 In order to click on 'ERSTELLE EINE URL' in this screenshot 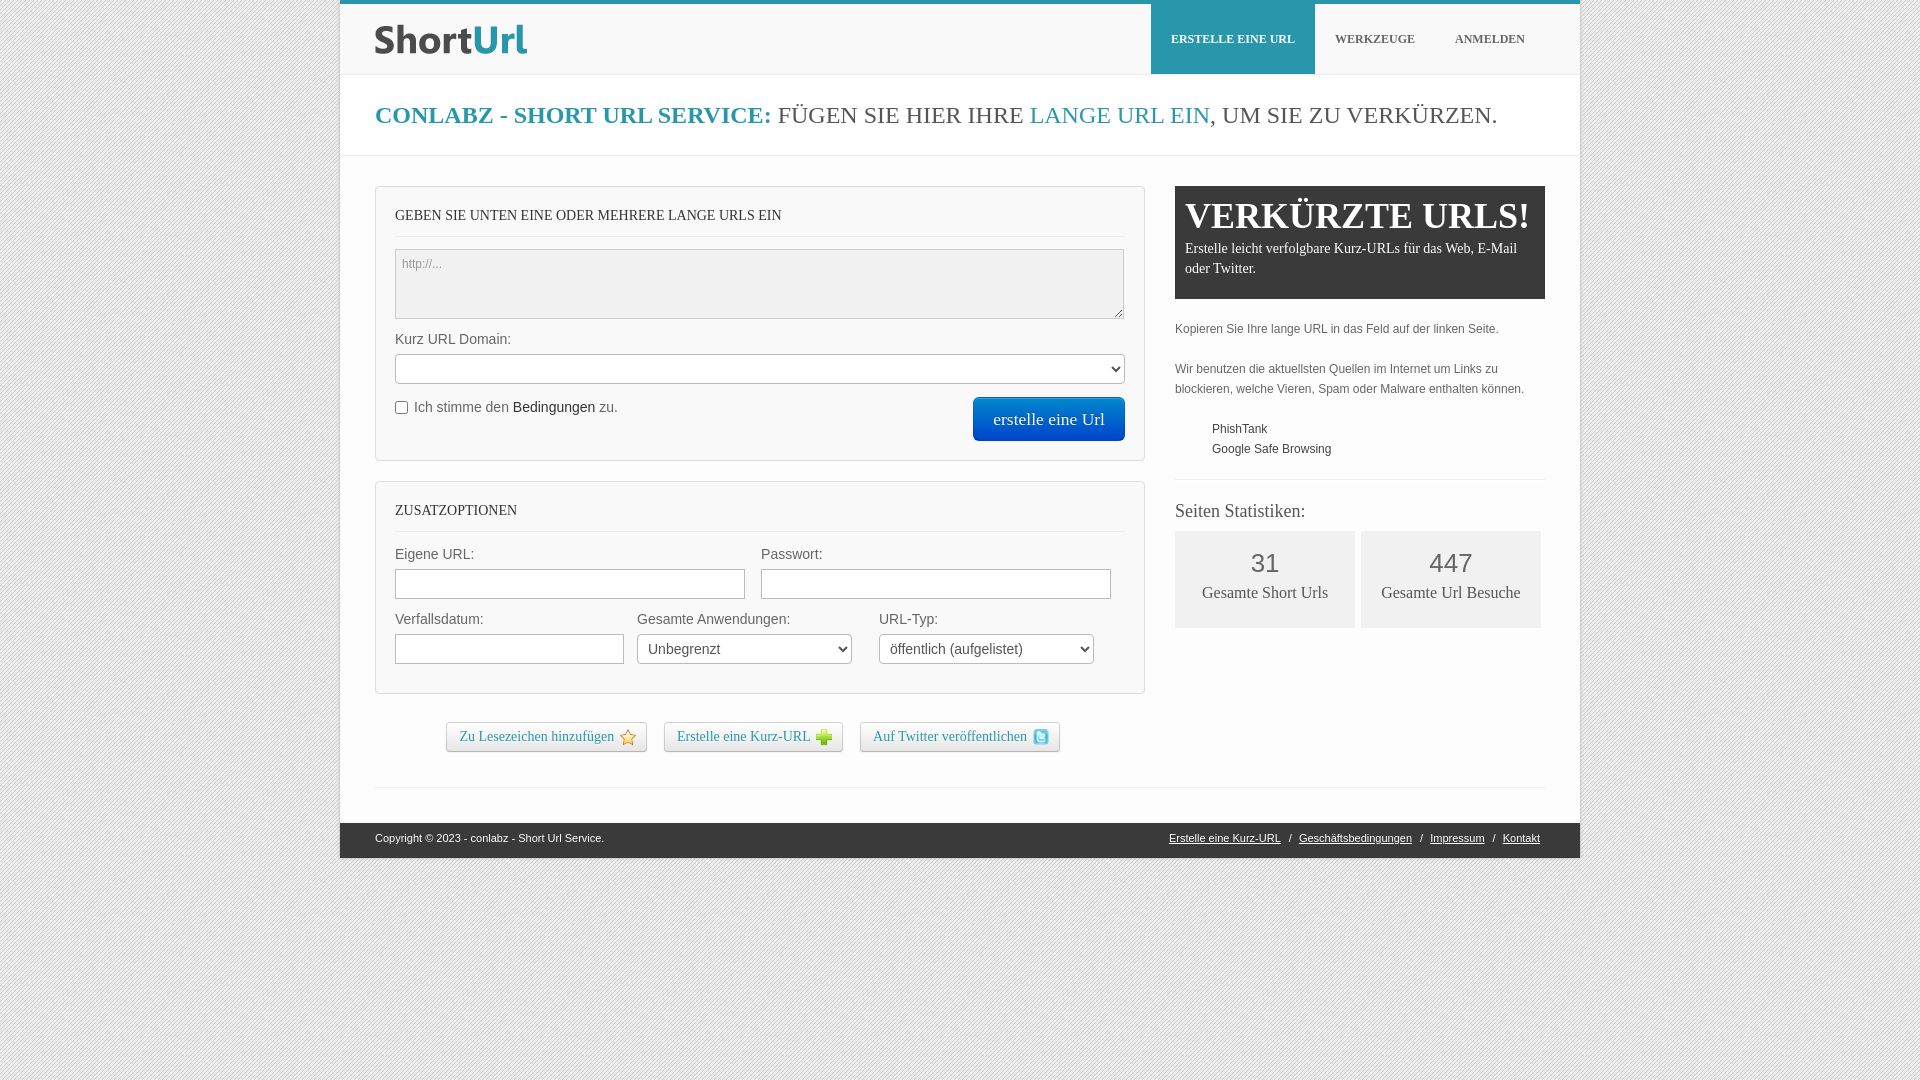, I will do `click(1232, 38)`.